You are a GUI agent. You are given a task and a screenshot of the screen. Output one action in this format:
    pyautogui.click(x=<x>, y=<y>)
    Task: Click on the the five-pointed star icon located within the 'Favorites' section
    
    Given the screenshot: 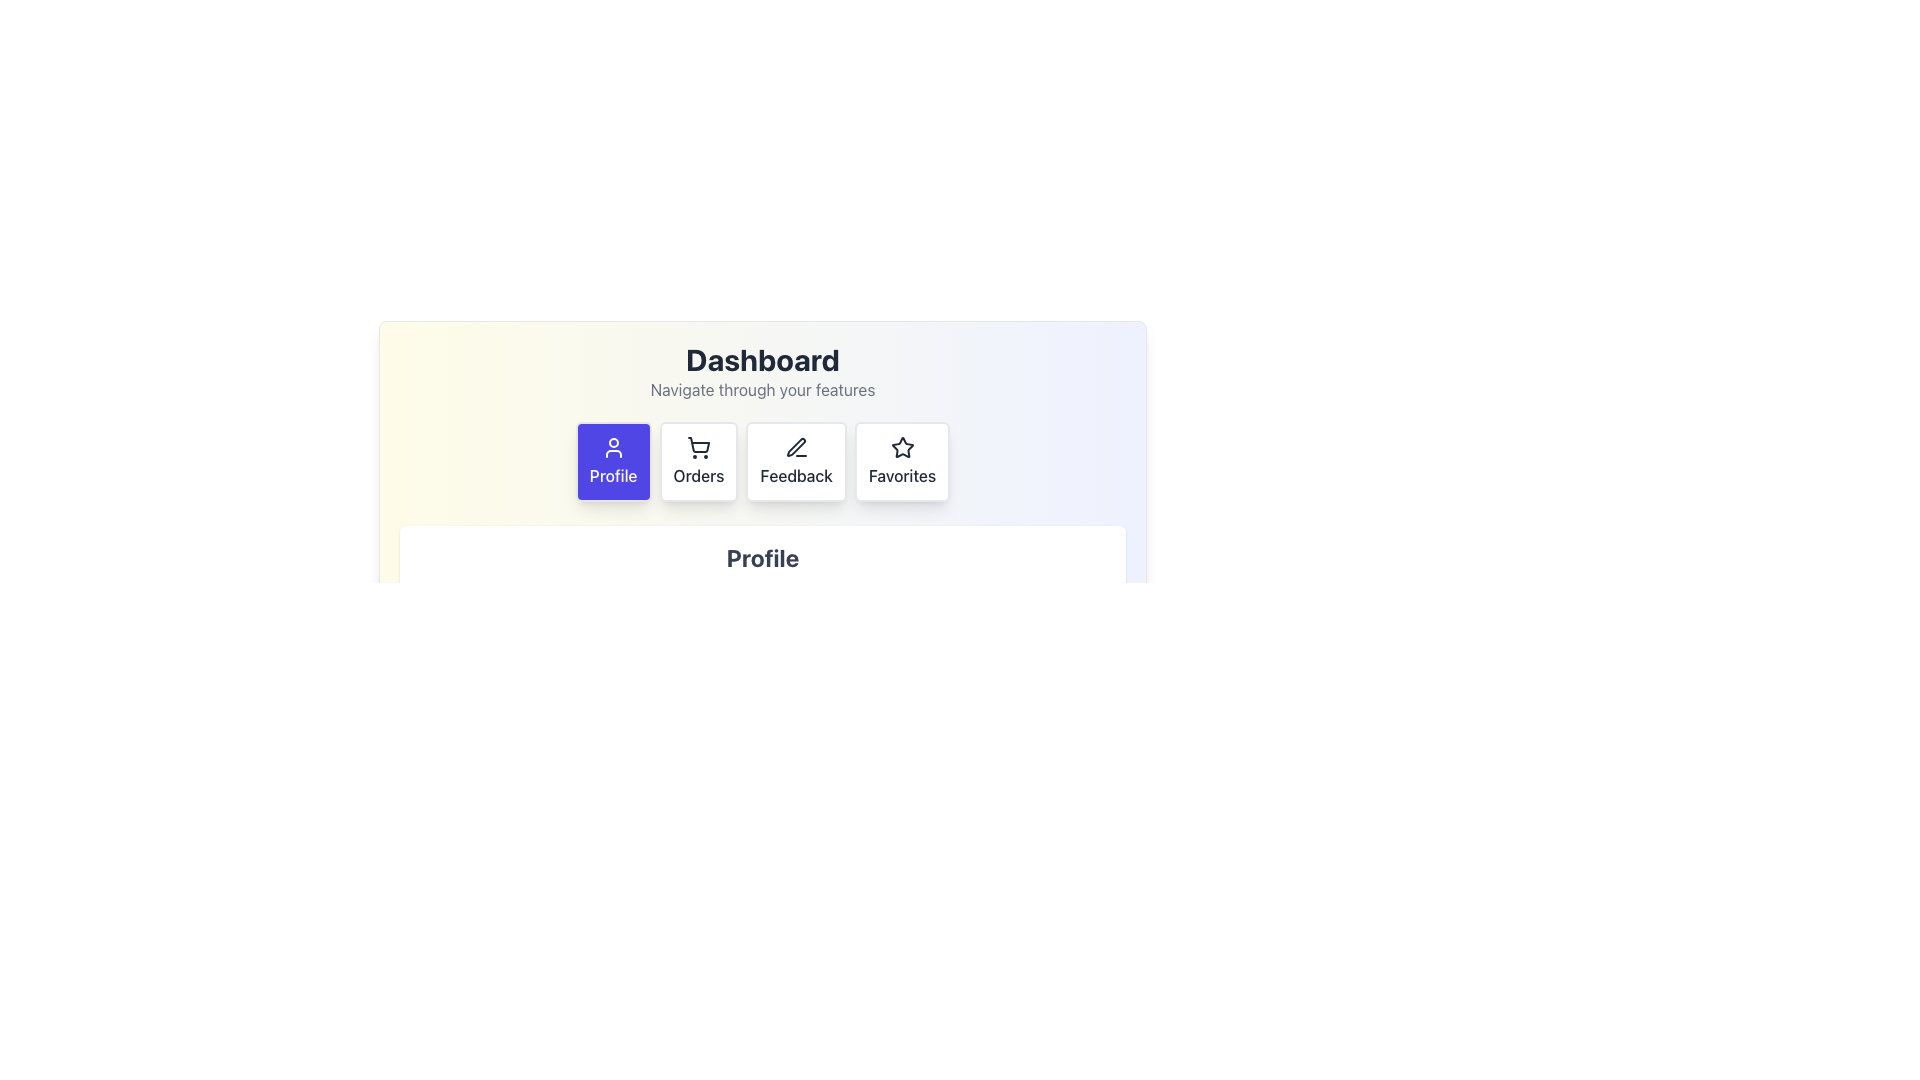 What is the action you would take?
    pyautogui.click(x=901, y=446)
    